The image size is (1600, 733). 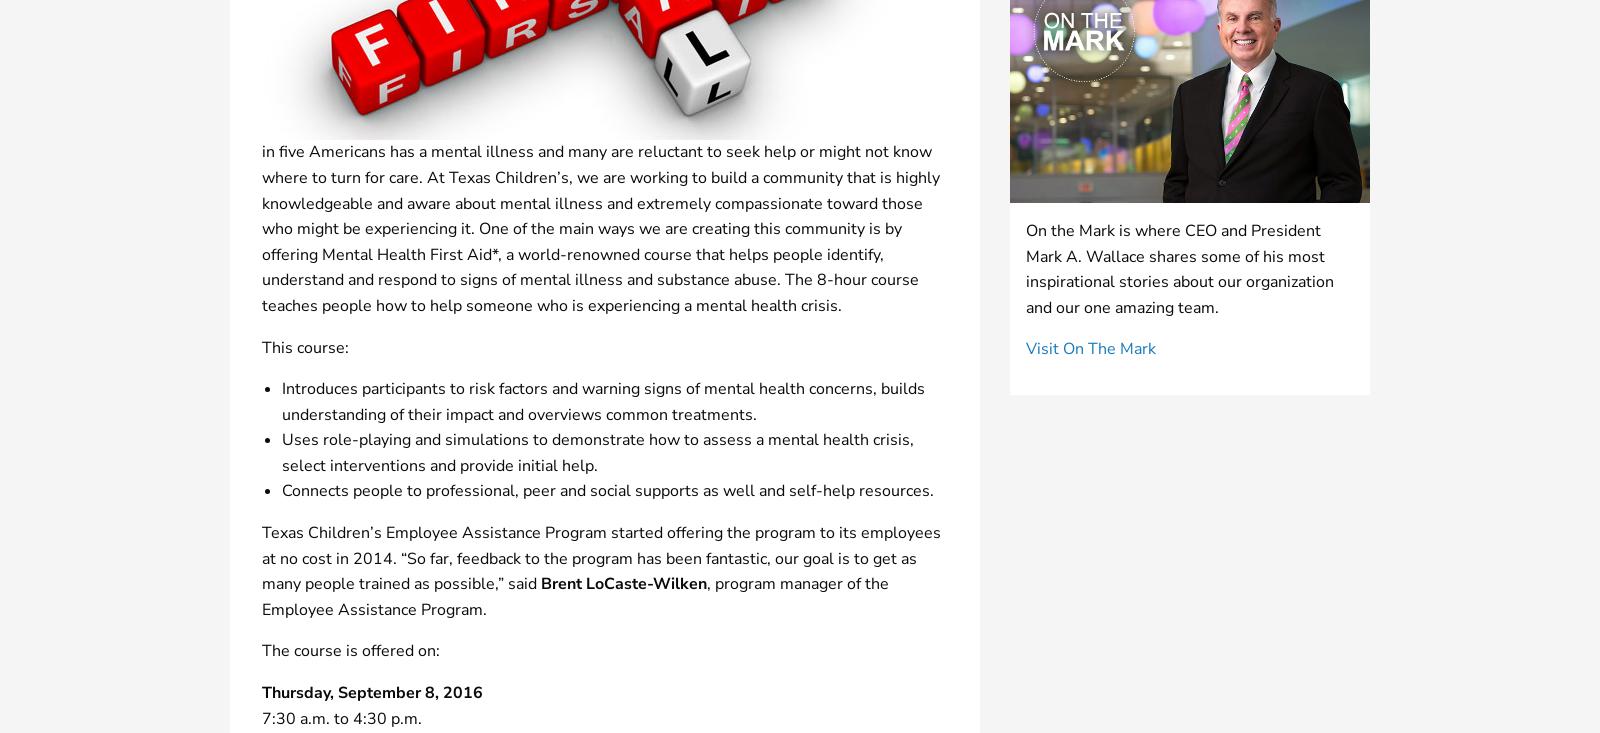 What do you see at coordinates (574, 595) in the screenshot?
I see `', program manager of the Employee Assistance Program.'` at bounding box center [574, 595].